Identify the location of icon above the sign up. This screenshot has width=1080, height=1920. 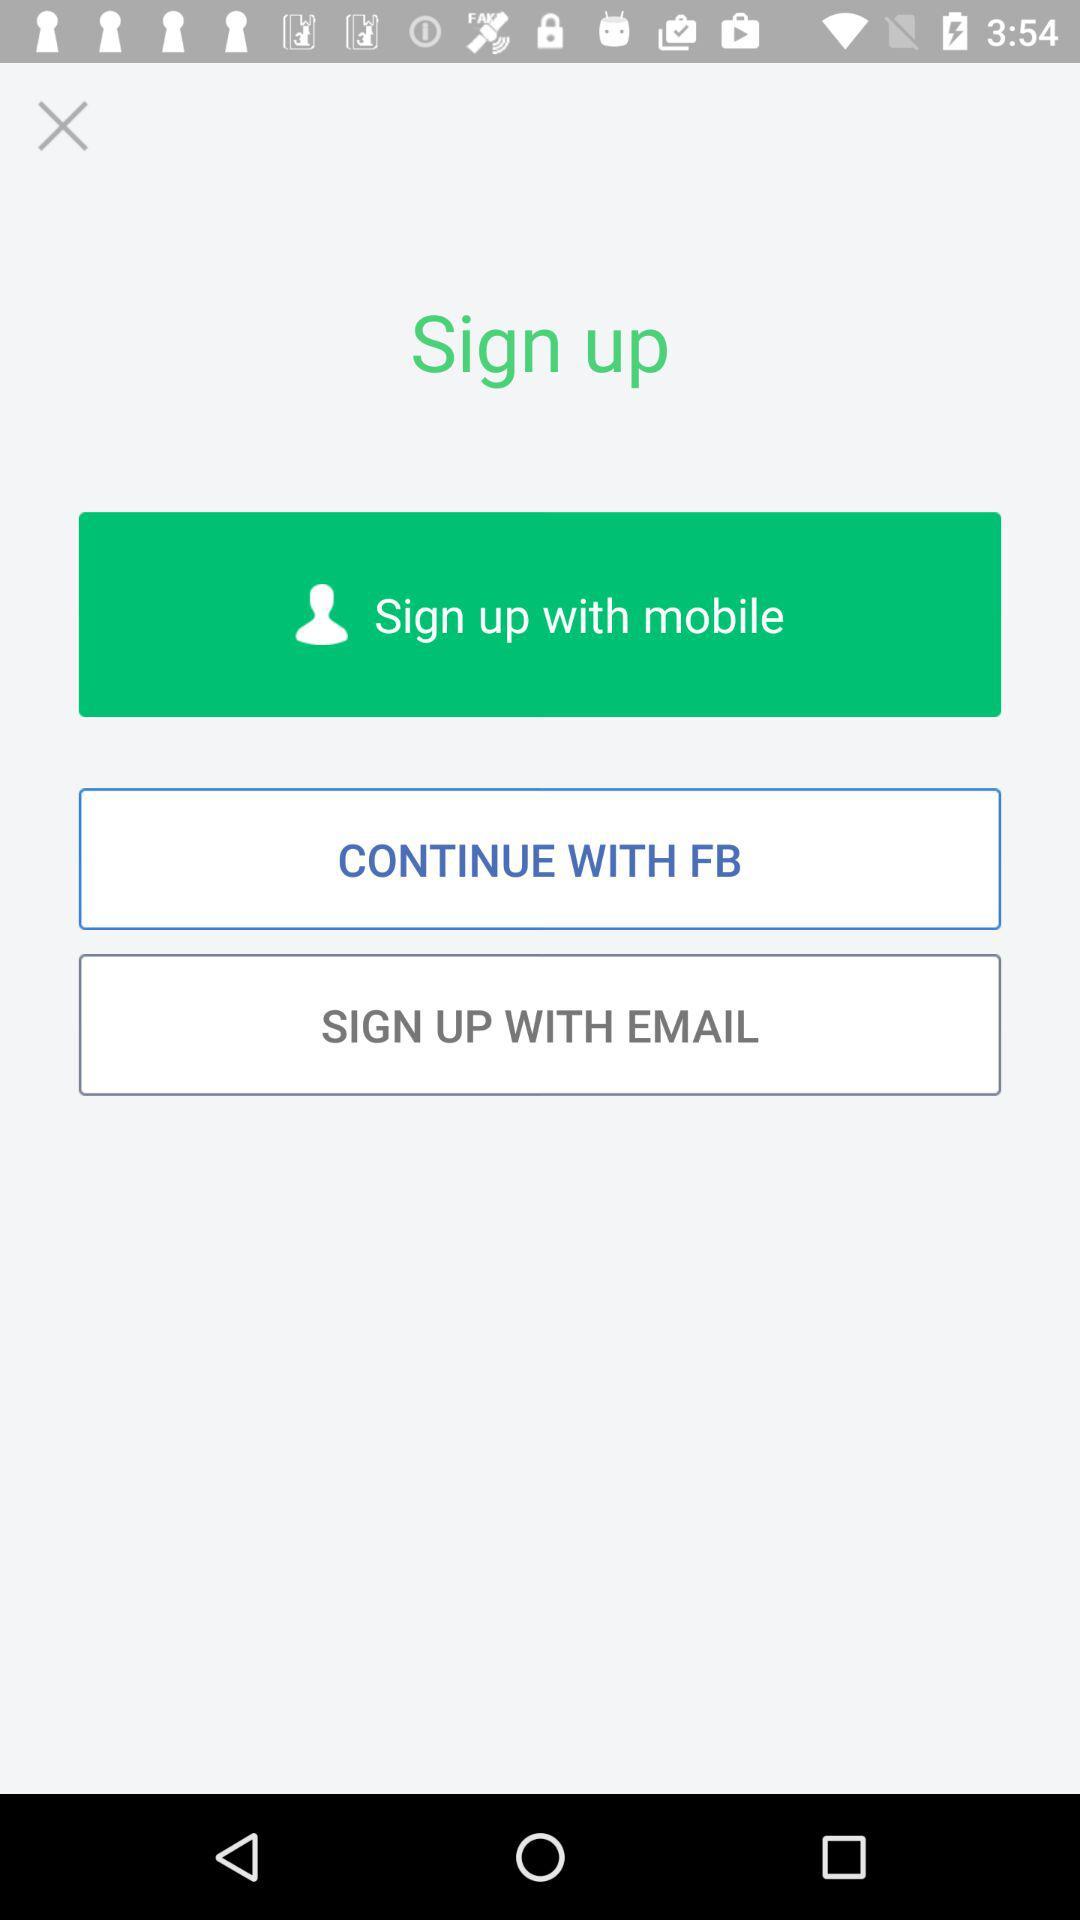
(61, 124).